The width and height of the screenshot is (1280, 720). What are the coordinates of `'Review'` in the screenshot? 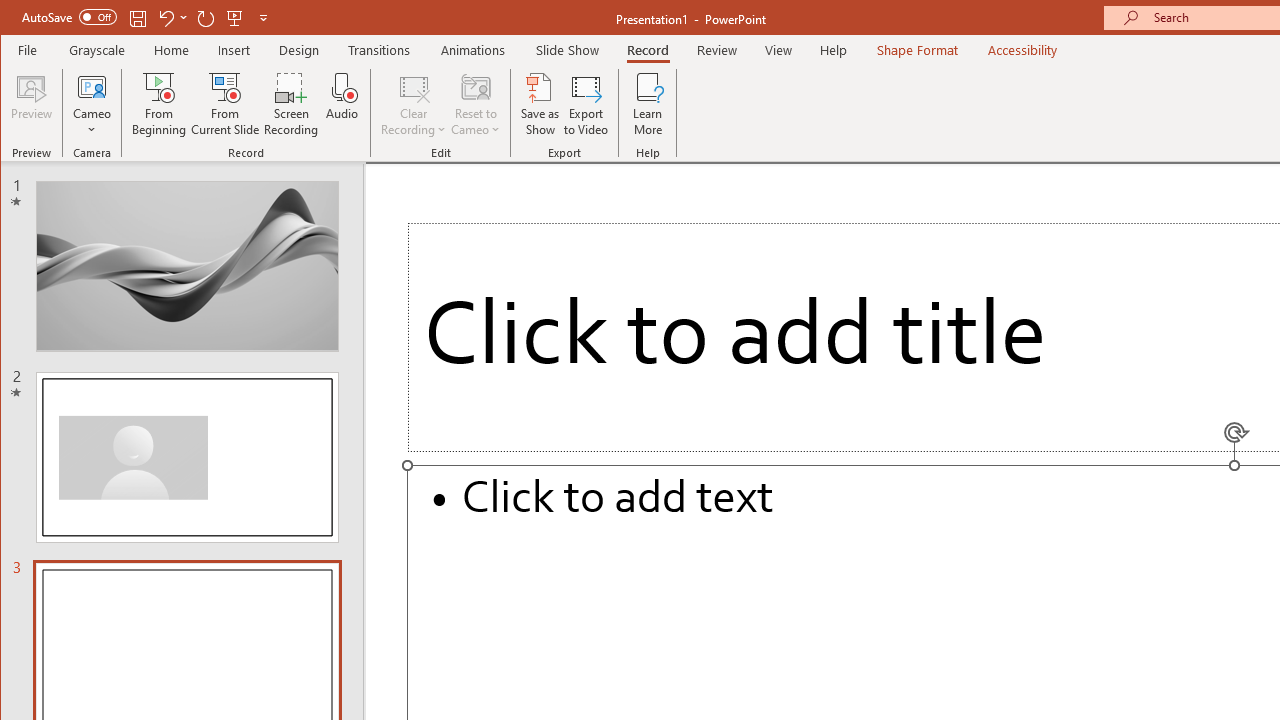 It's located at (717, 49).